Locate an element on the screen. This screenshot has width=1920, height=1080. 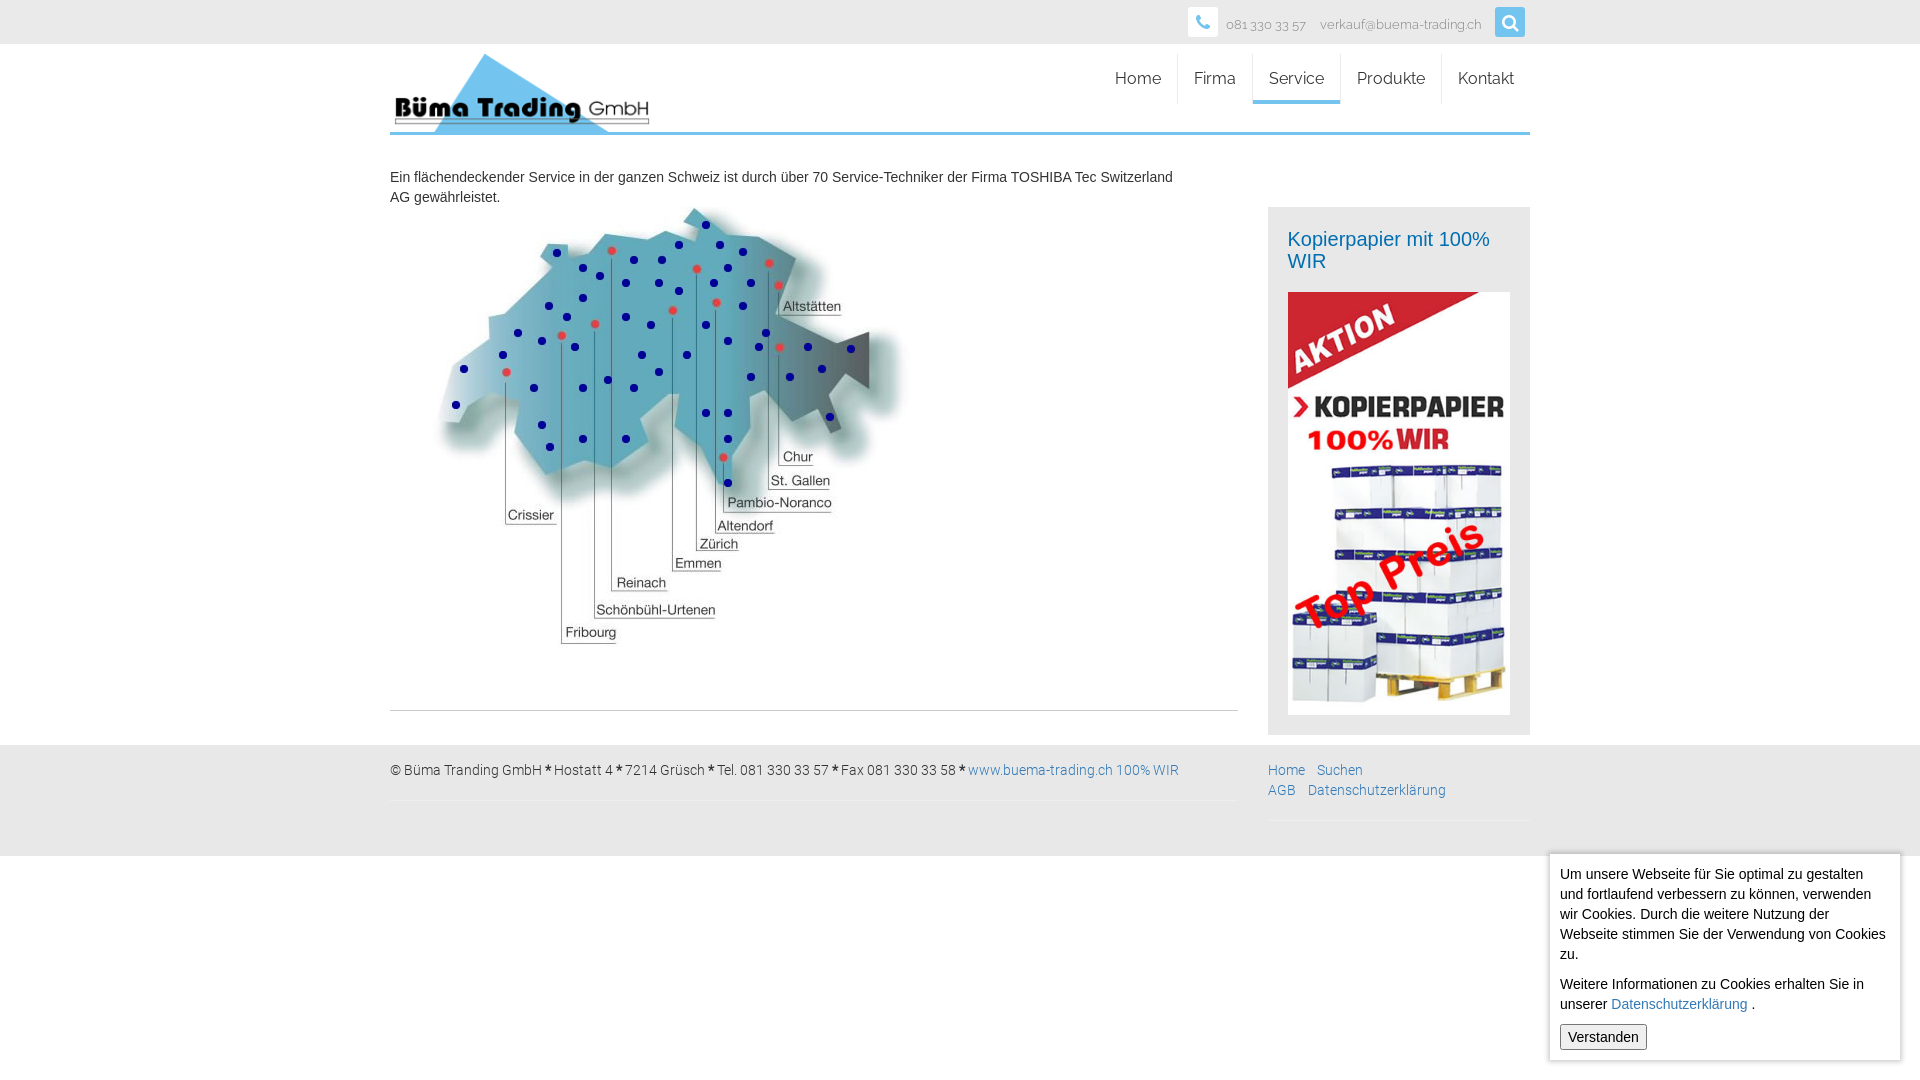
'100% WIR' is located at coordinates (1147, 769).